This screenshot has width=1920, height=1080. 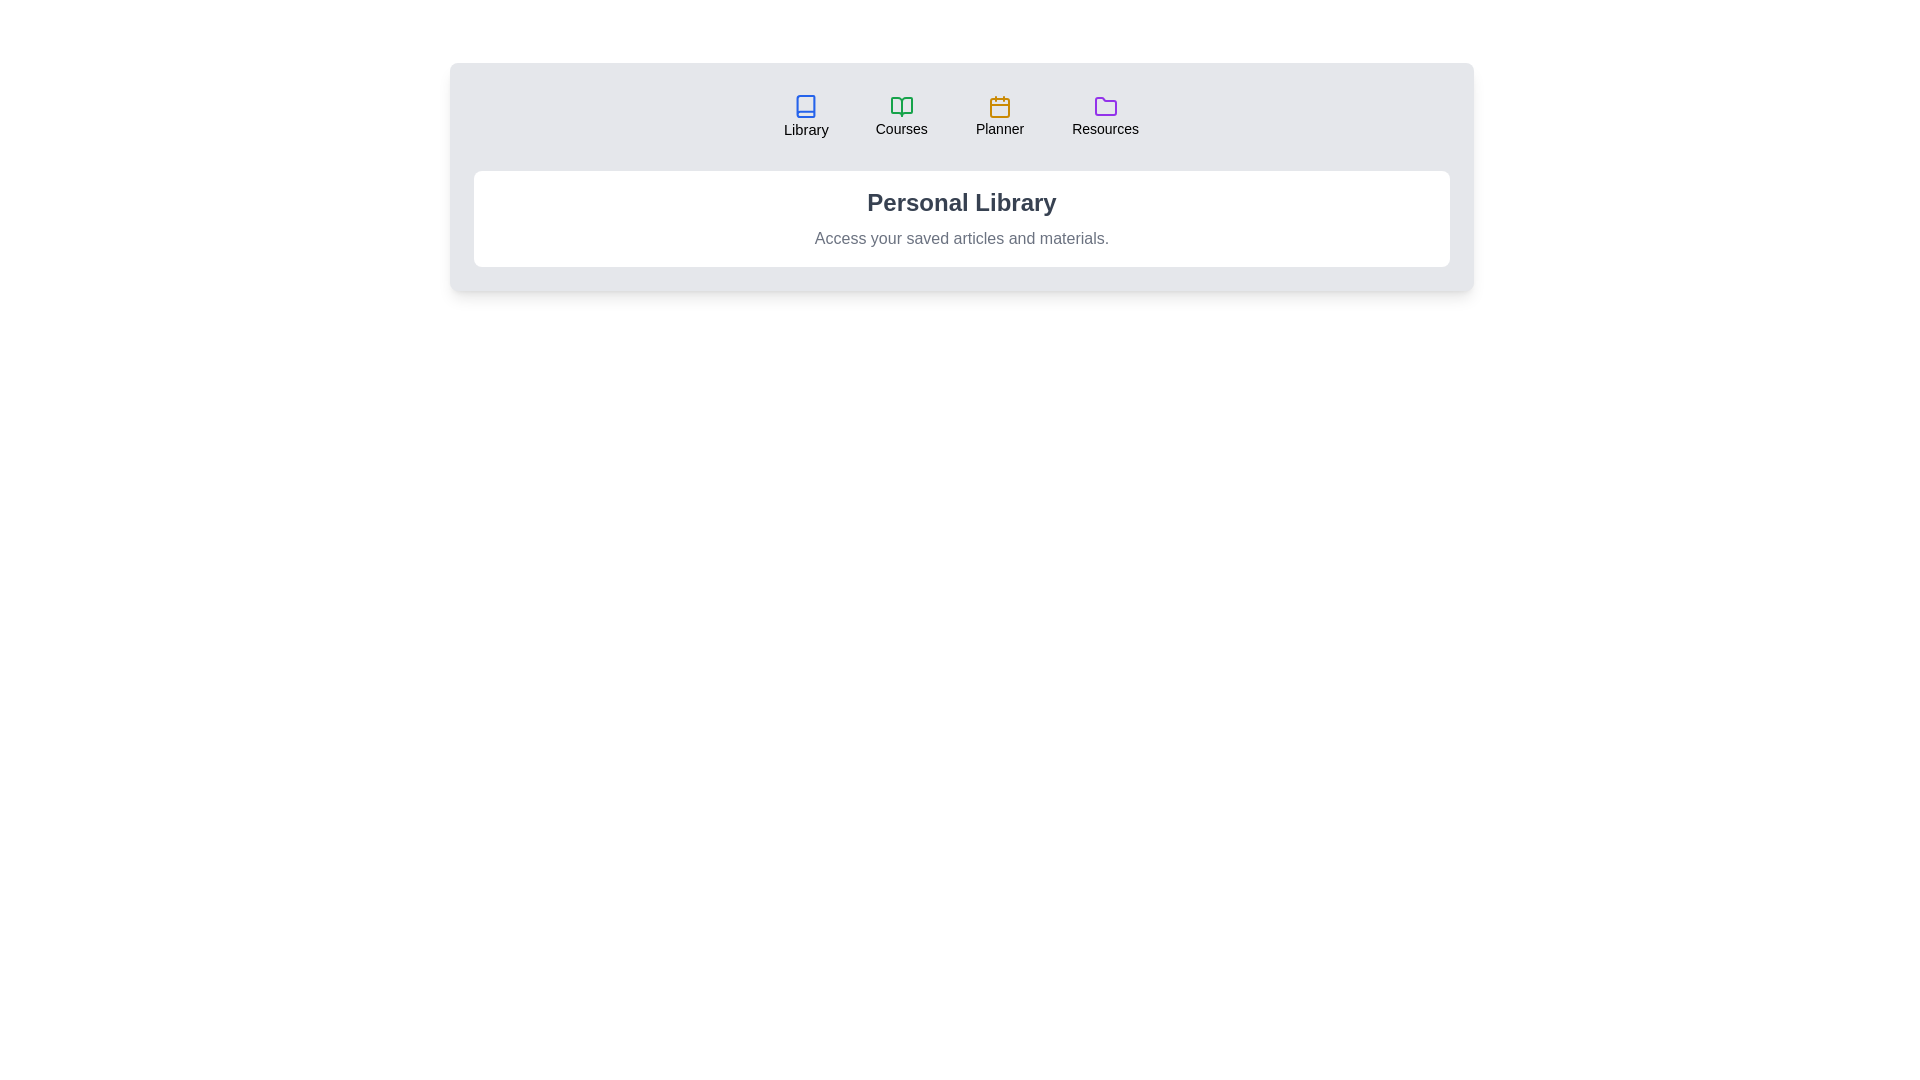 What do you see at coordinates (900, 116) in the screenshot?
I see `the tab labeled 'Courses' to observe its hover effect` at bounding box center [900, 116].